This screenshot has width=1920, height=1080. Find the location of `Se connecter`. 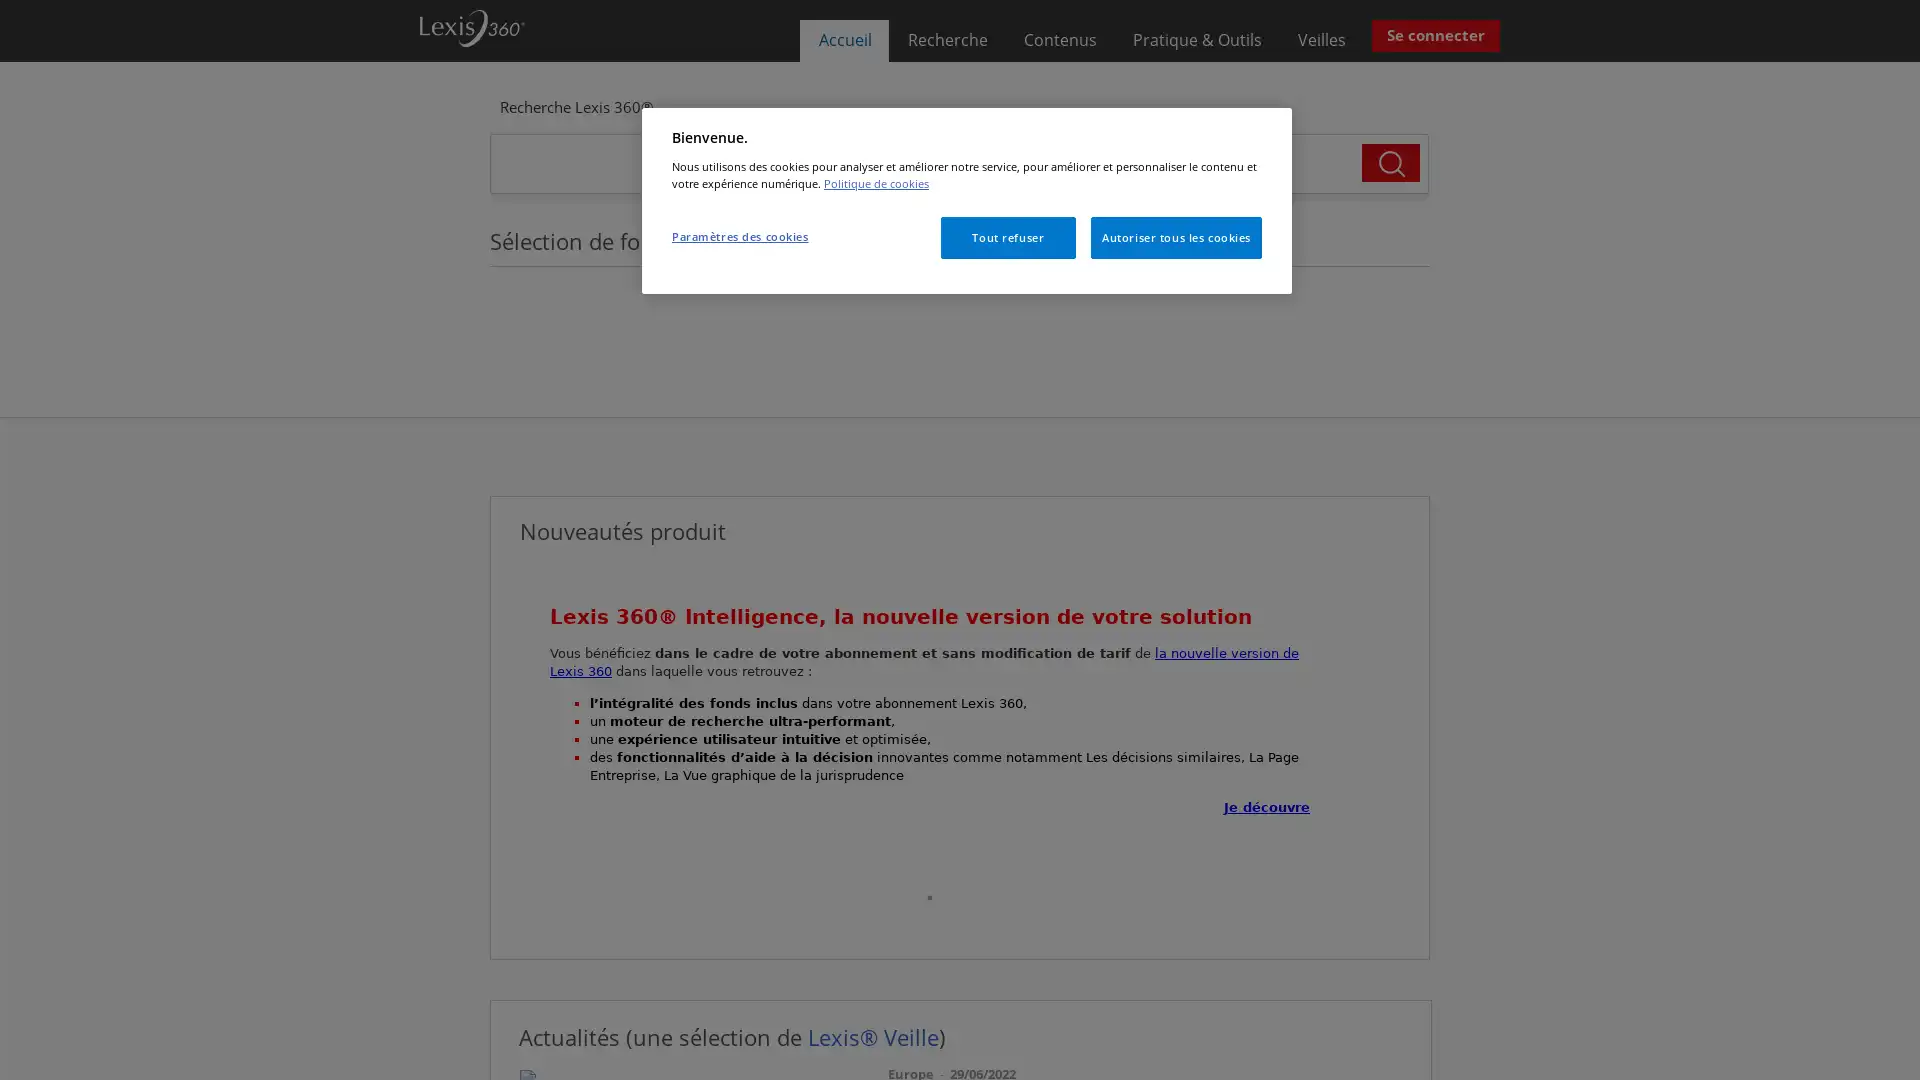

Se connecter is located at coordinates (1434, 35).